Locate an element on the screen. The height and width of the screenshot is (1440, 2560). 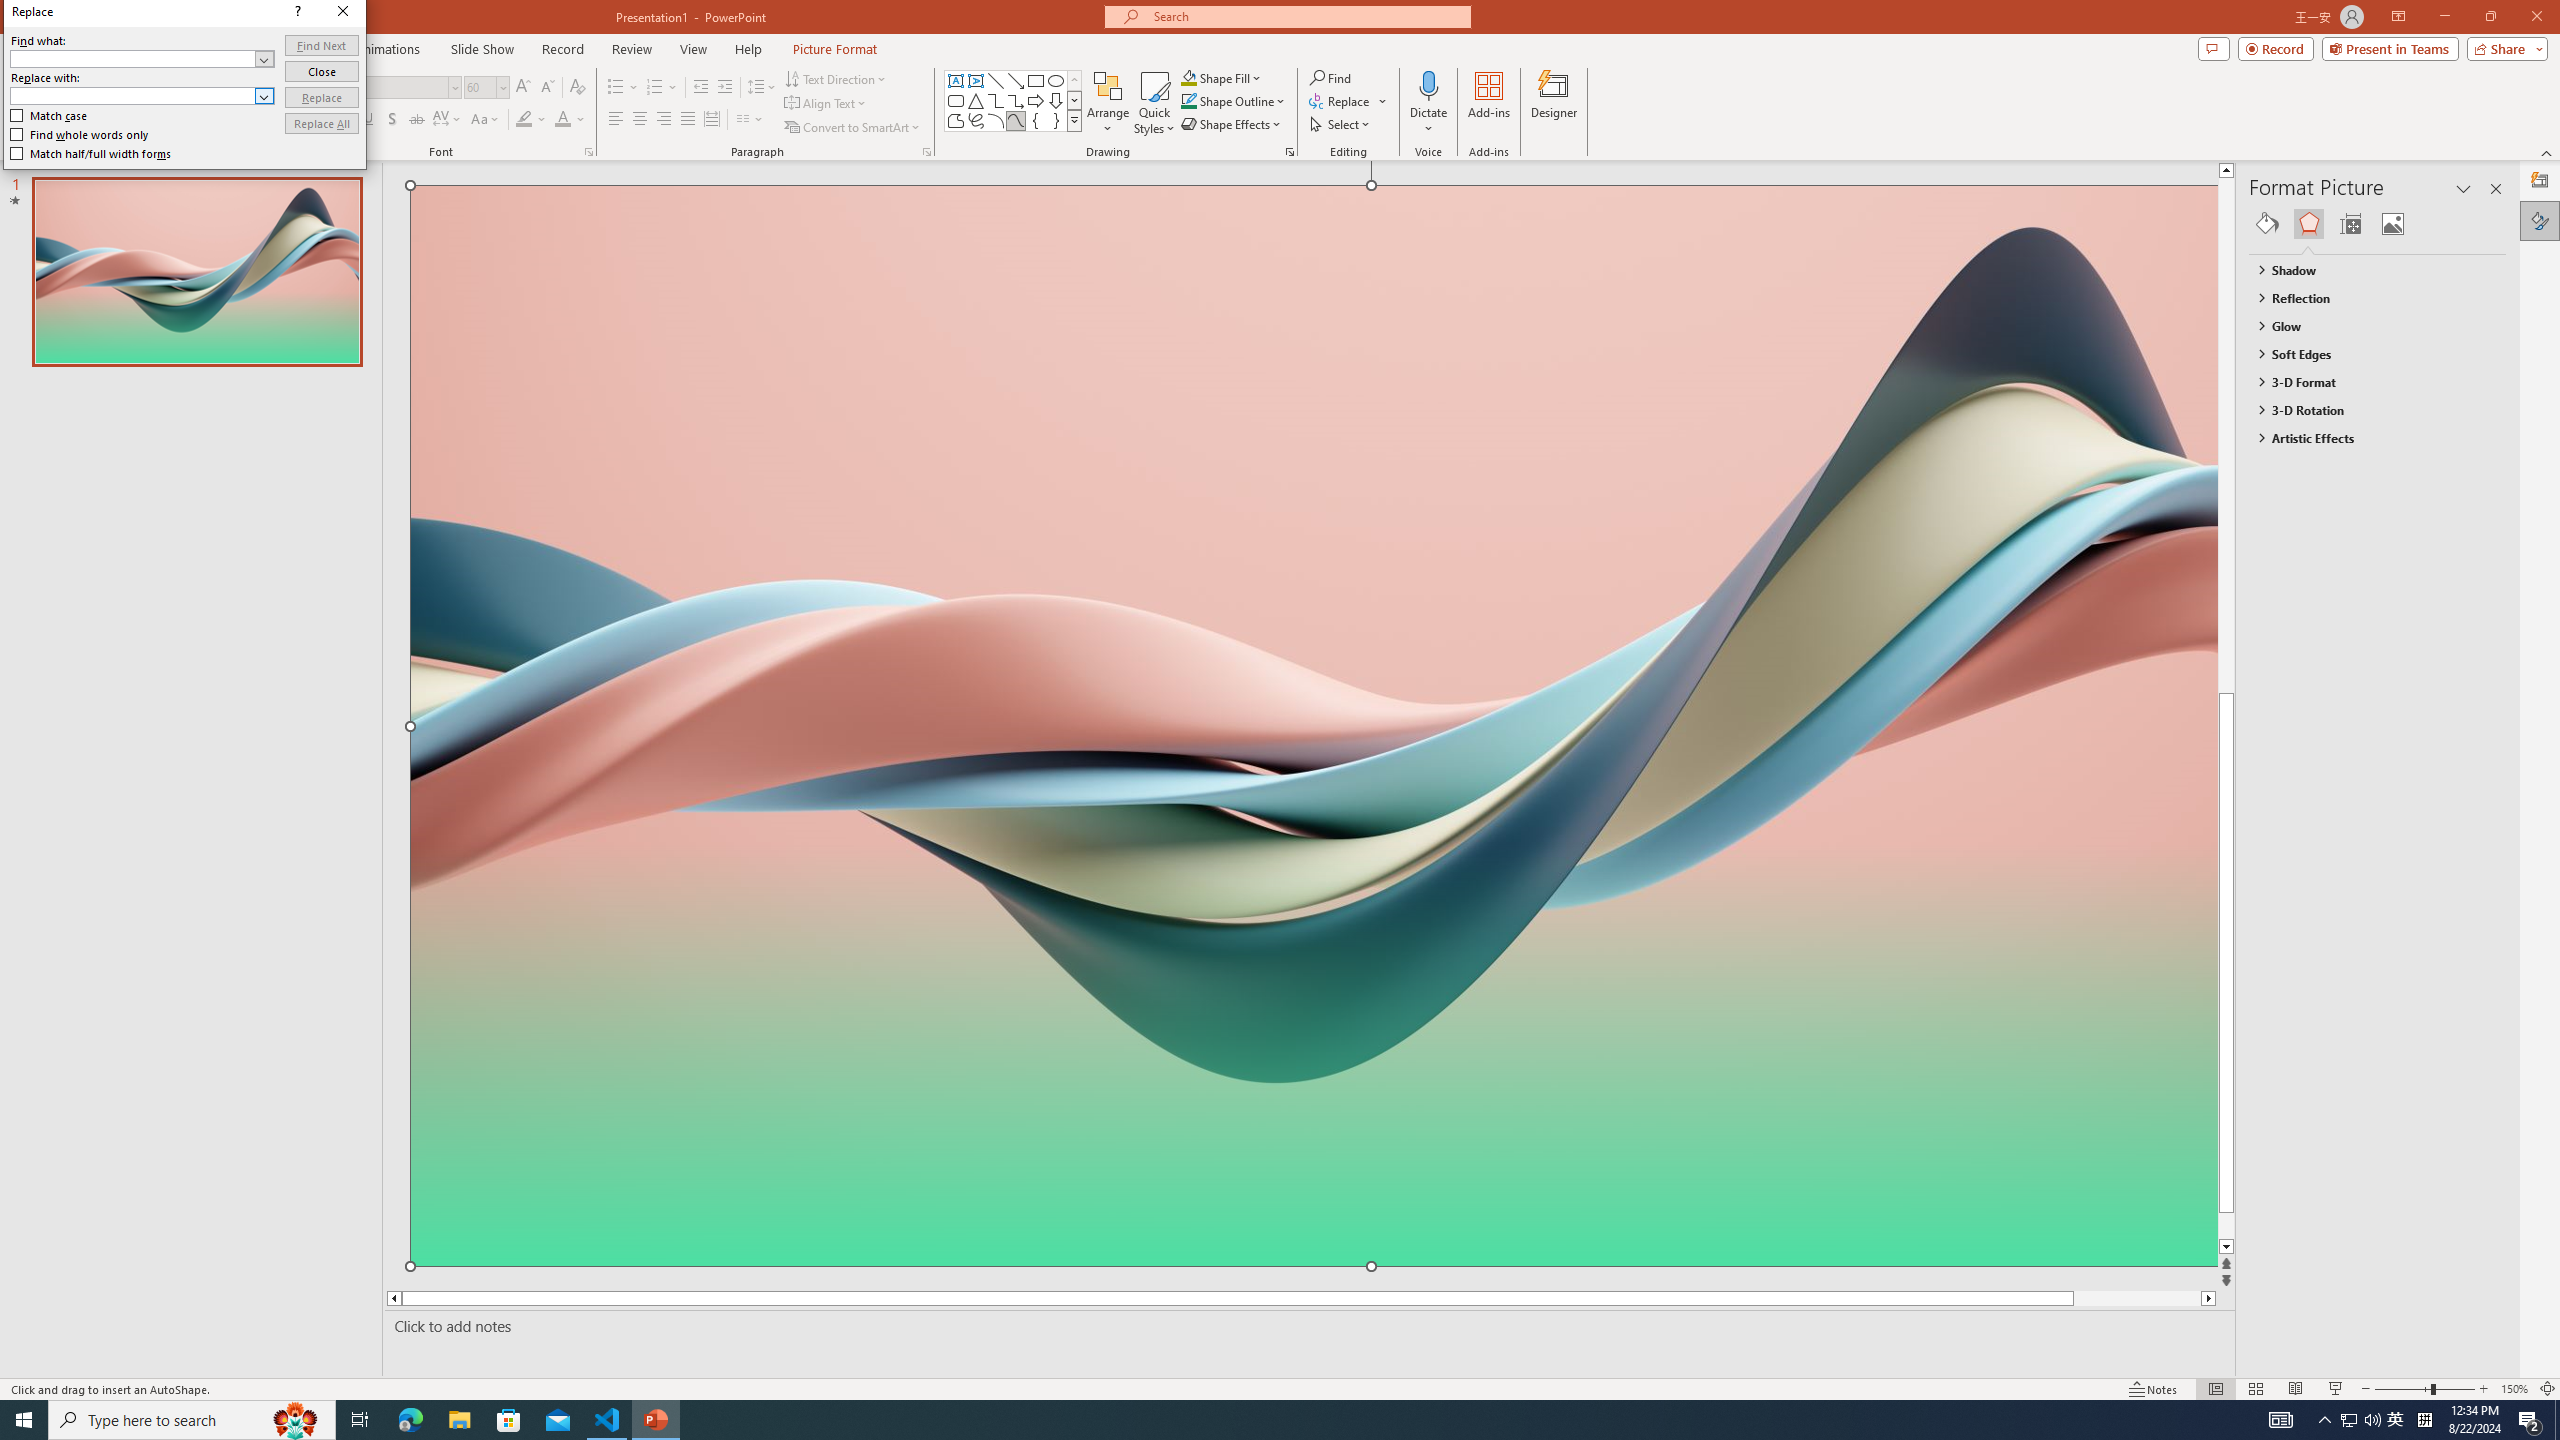
'Rectangle: Rounded Corners' is located at coordinates (955, 99).